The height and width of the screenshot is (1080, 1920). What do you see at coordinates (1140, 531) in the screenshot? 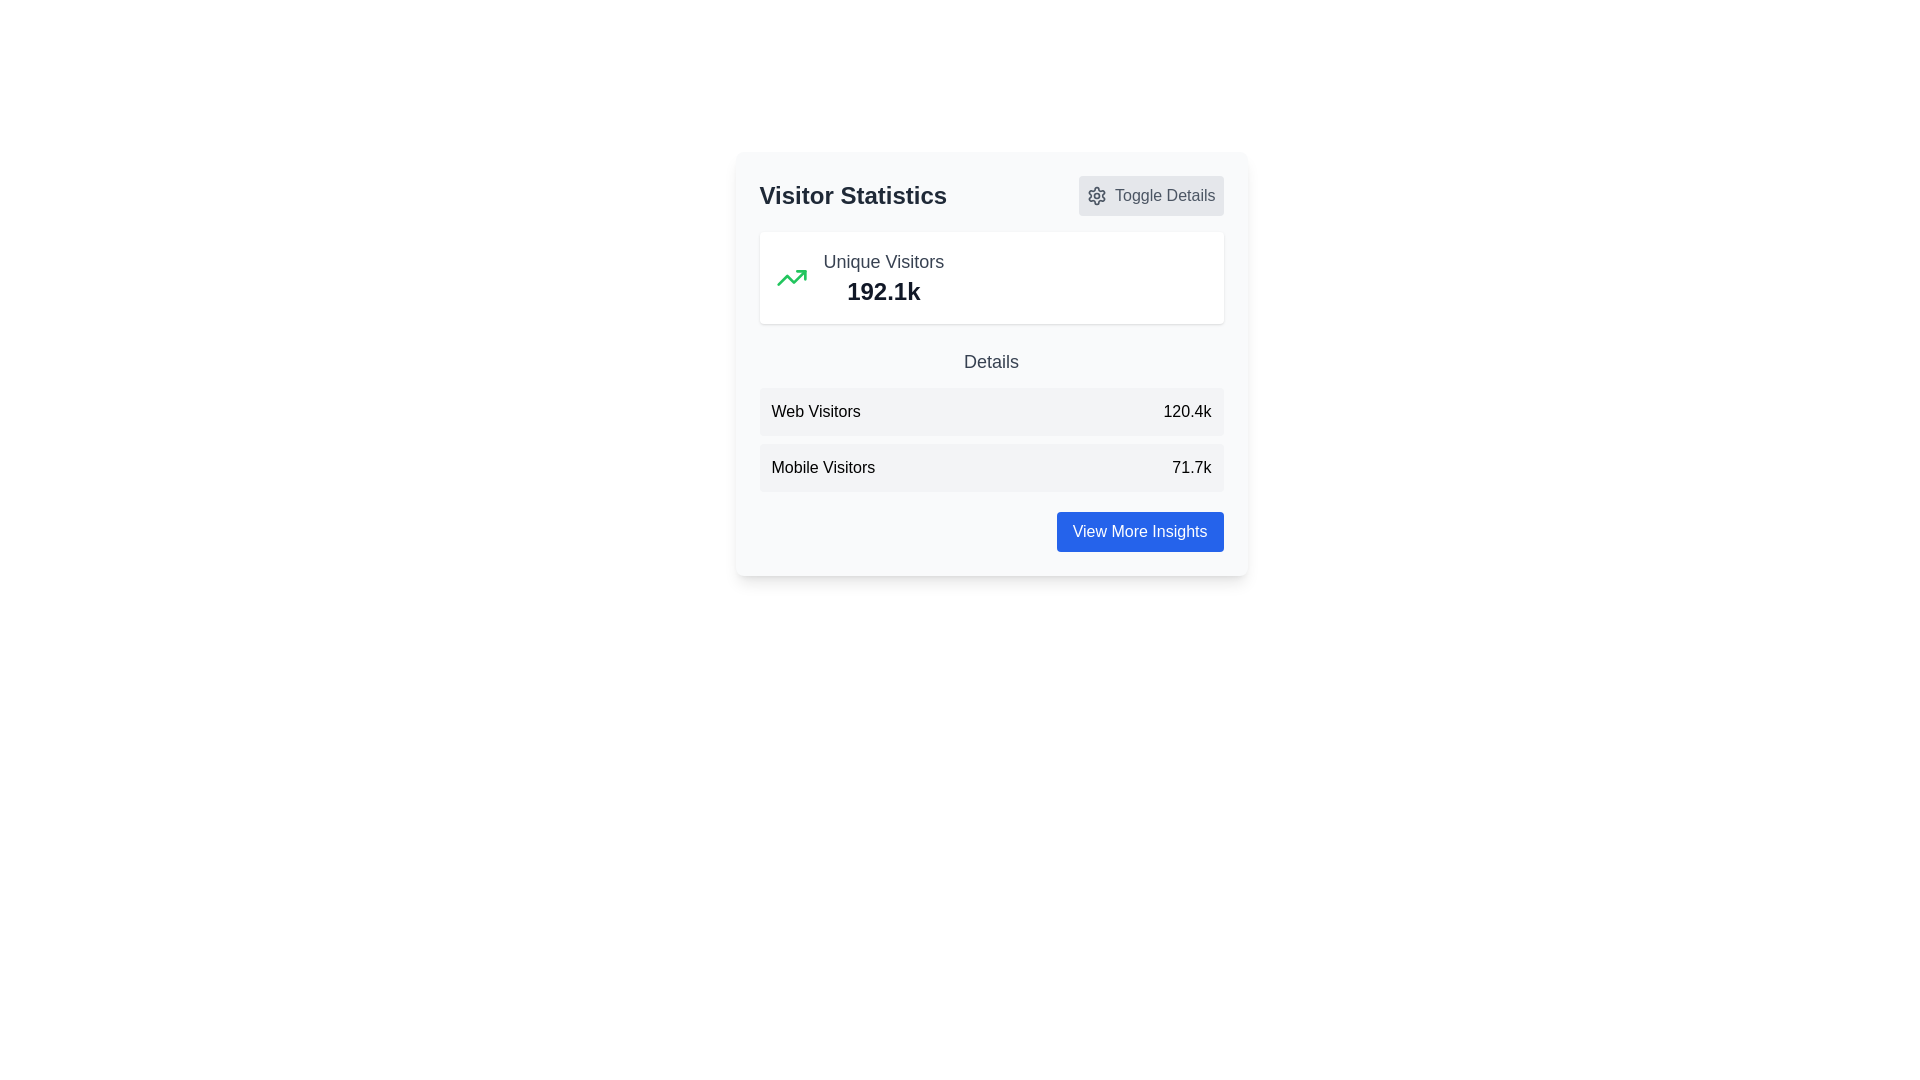
I see `the 'View More Insights' button with a blue background and white text` at bounding box center [1140, 531].